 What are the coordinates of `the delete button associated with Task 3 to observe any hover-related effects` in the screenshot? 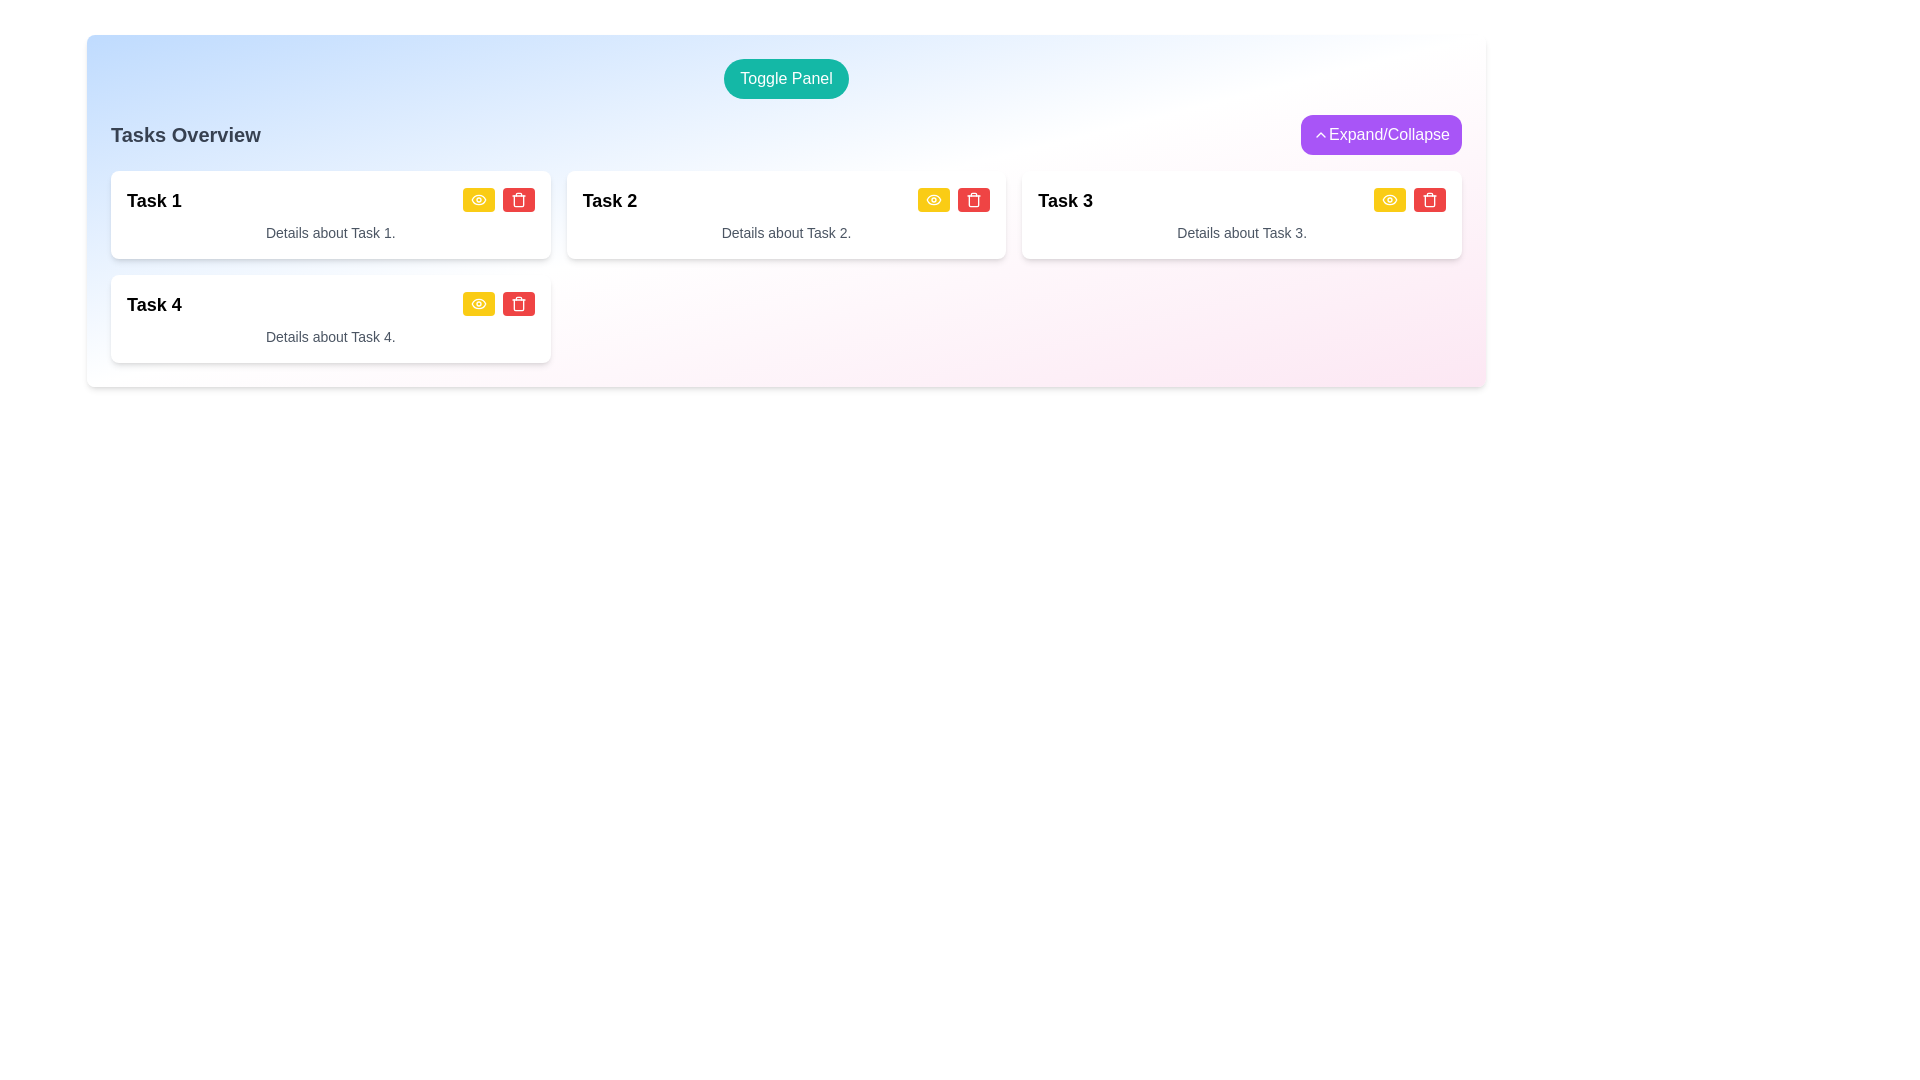 It's located at (1429, 199).